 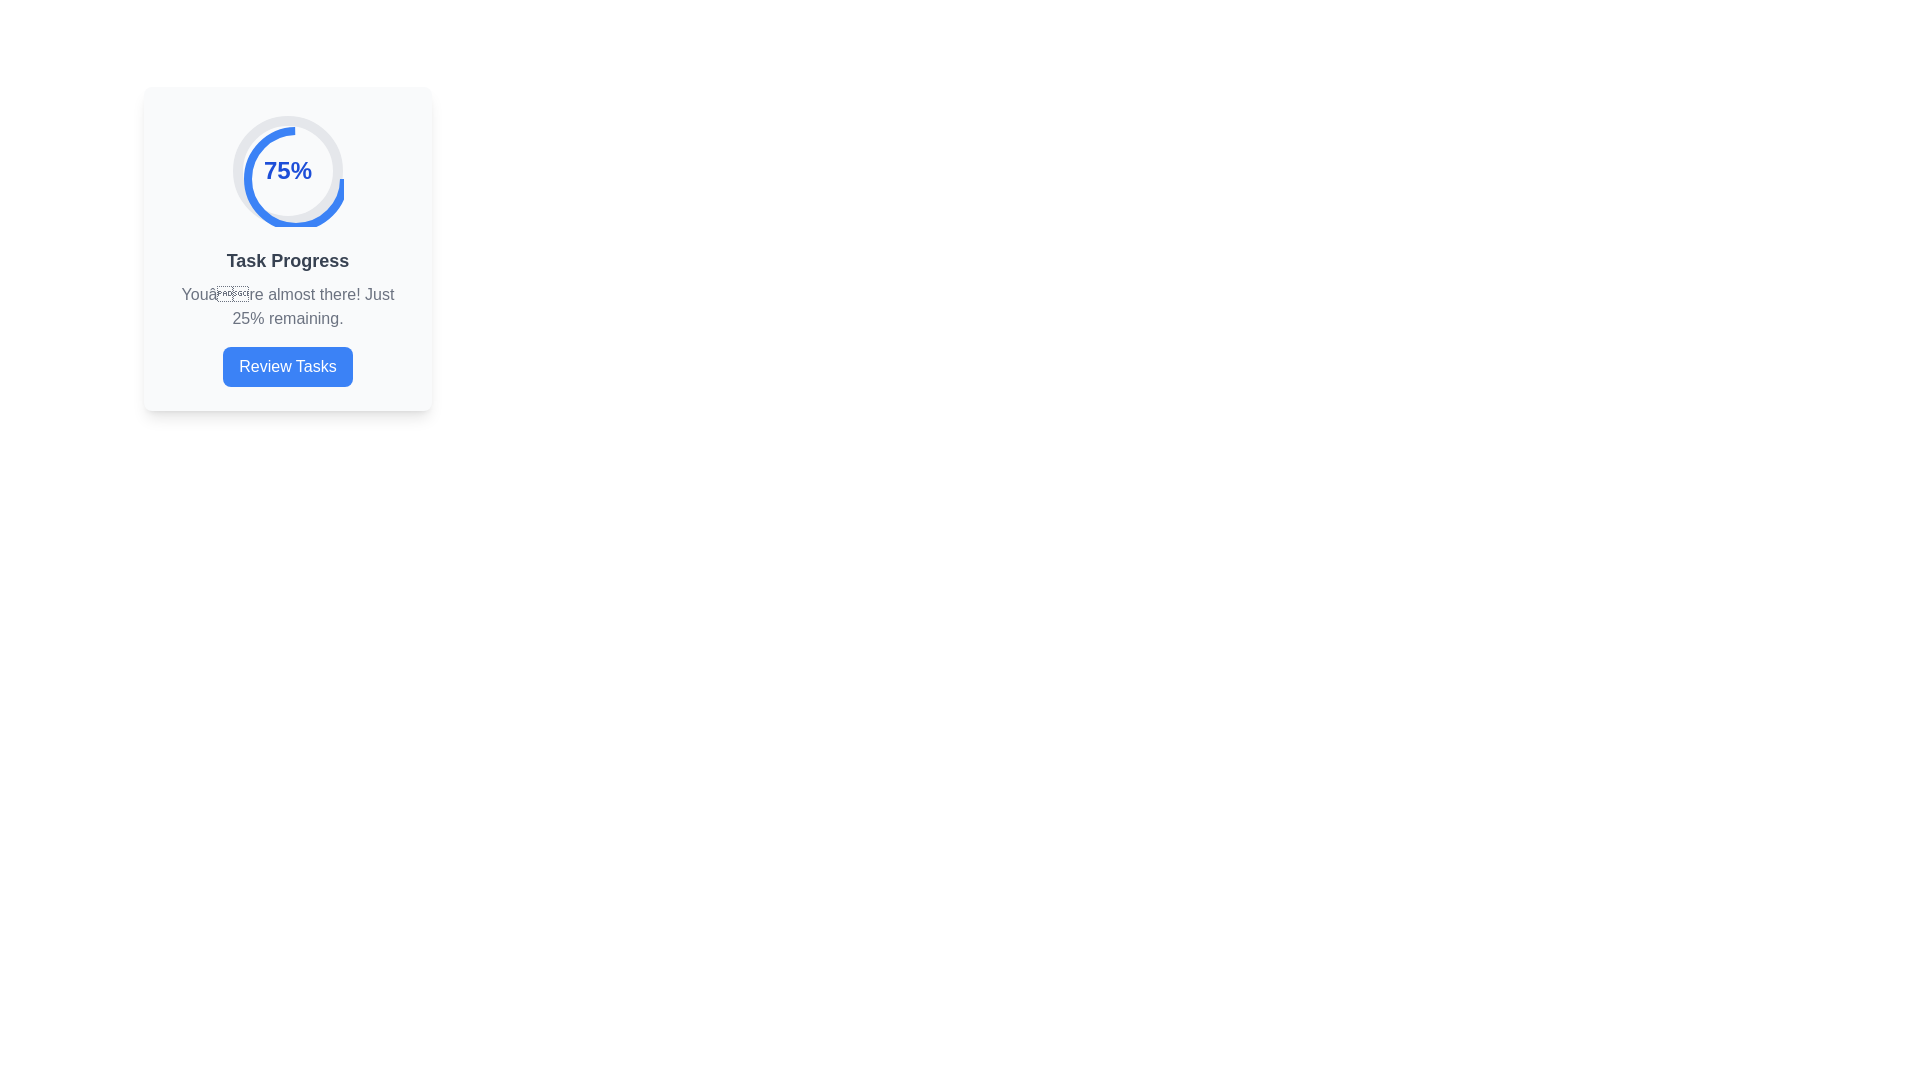 I want to click on the Circular progress bar indicating task completion percentage, which is centrally located above the 'Task Progress' text, so click(x=287, y=169).